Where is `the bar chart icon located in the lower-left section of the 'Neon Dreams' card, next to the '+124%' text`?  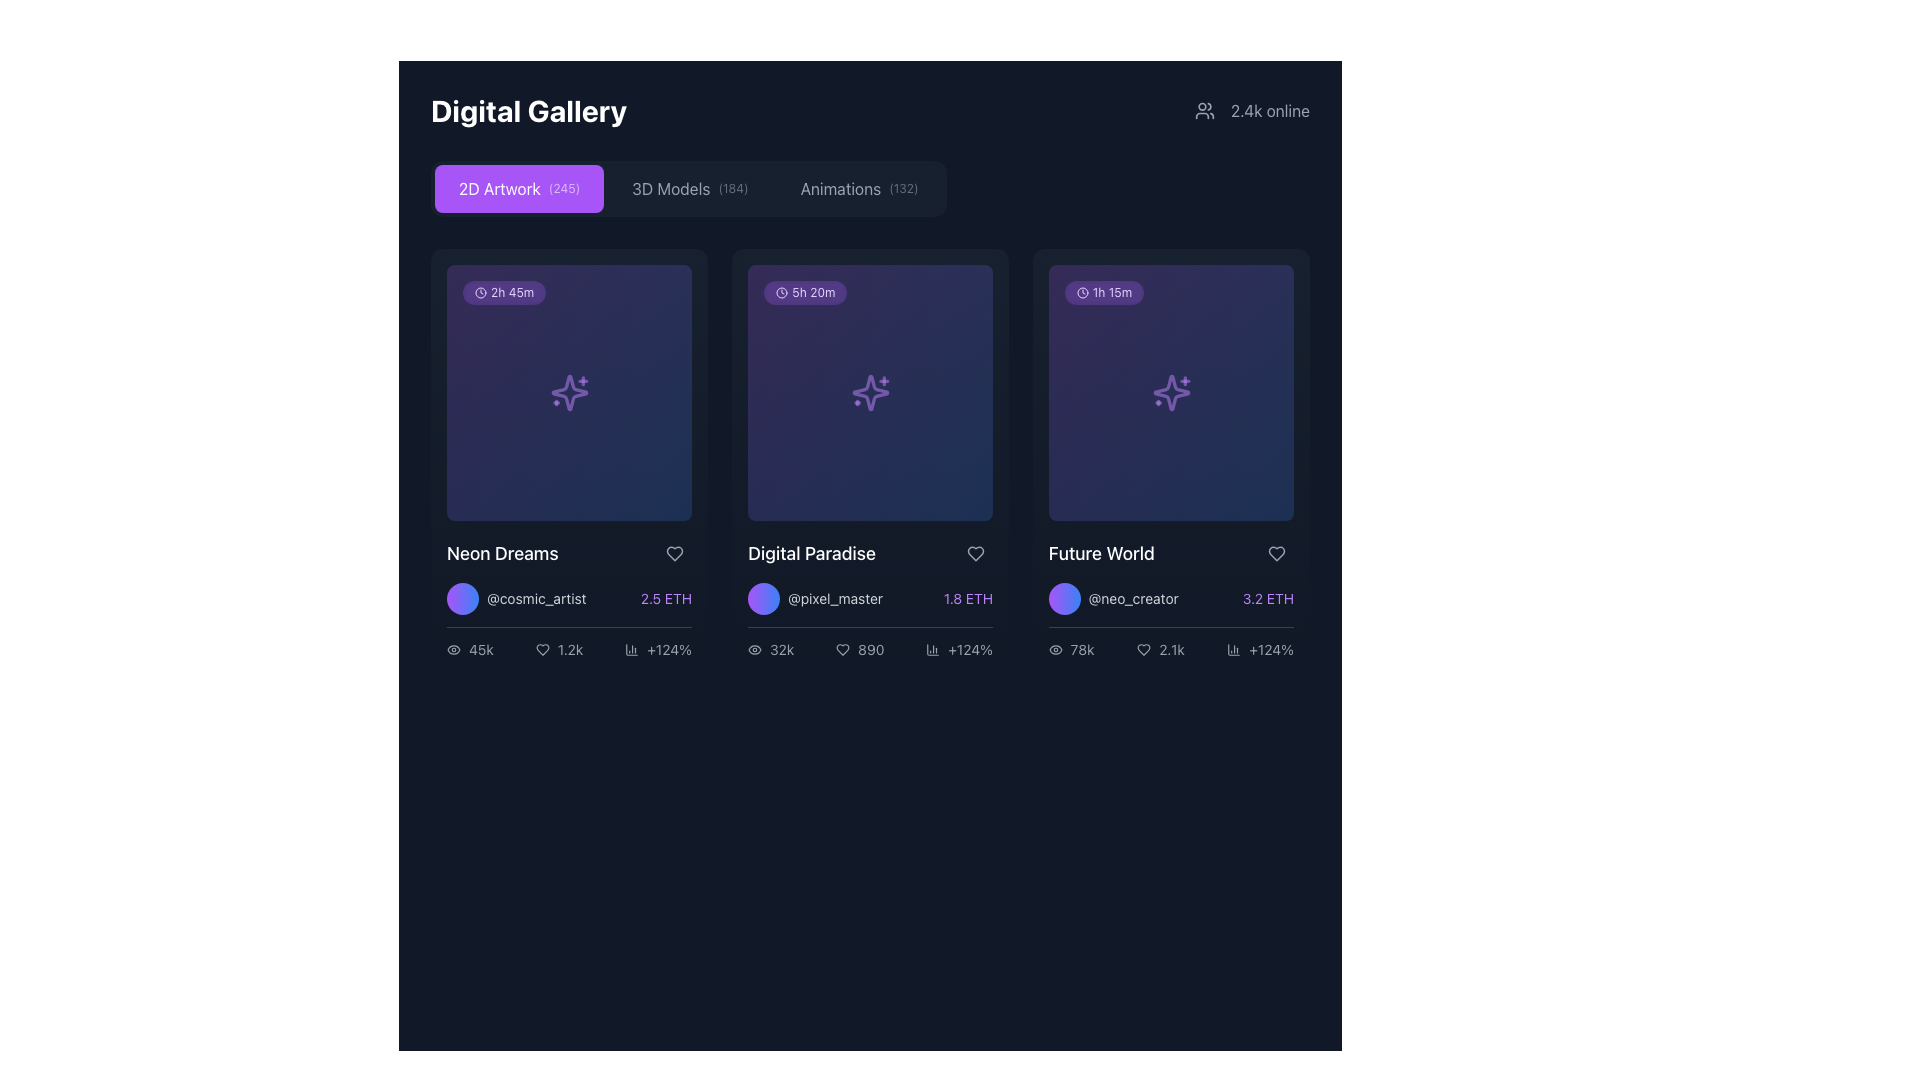
the bar chart icon located in the lower-left section of the 'Neon Dreams' card, next to the '+124%' text is located at coordinates (631, 650).